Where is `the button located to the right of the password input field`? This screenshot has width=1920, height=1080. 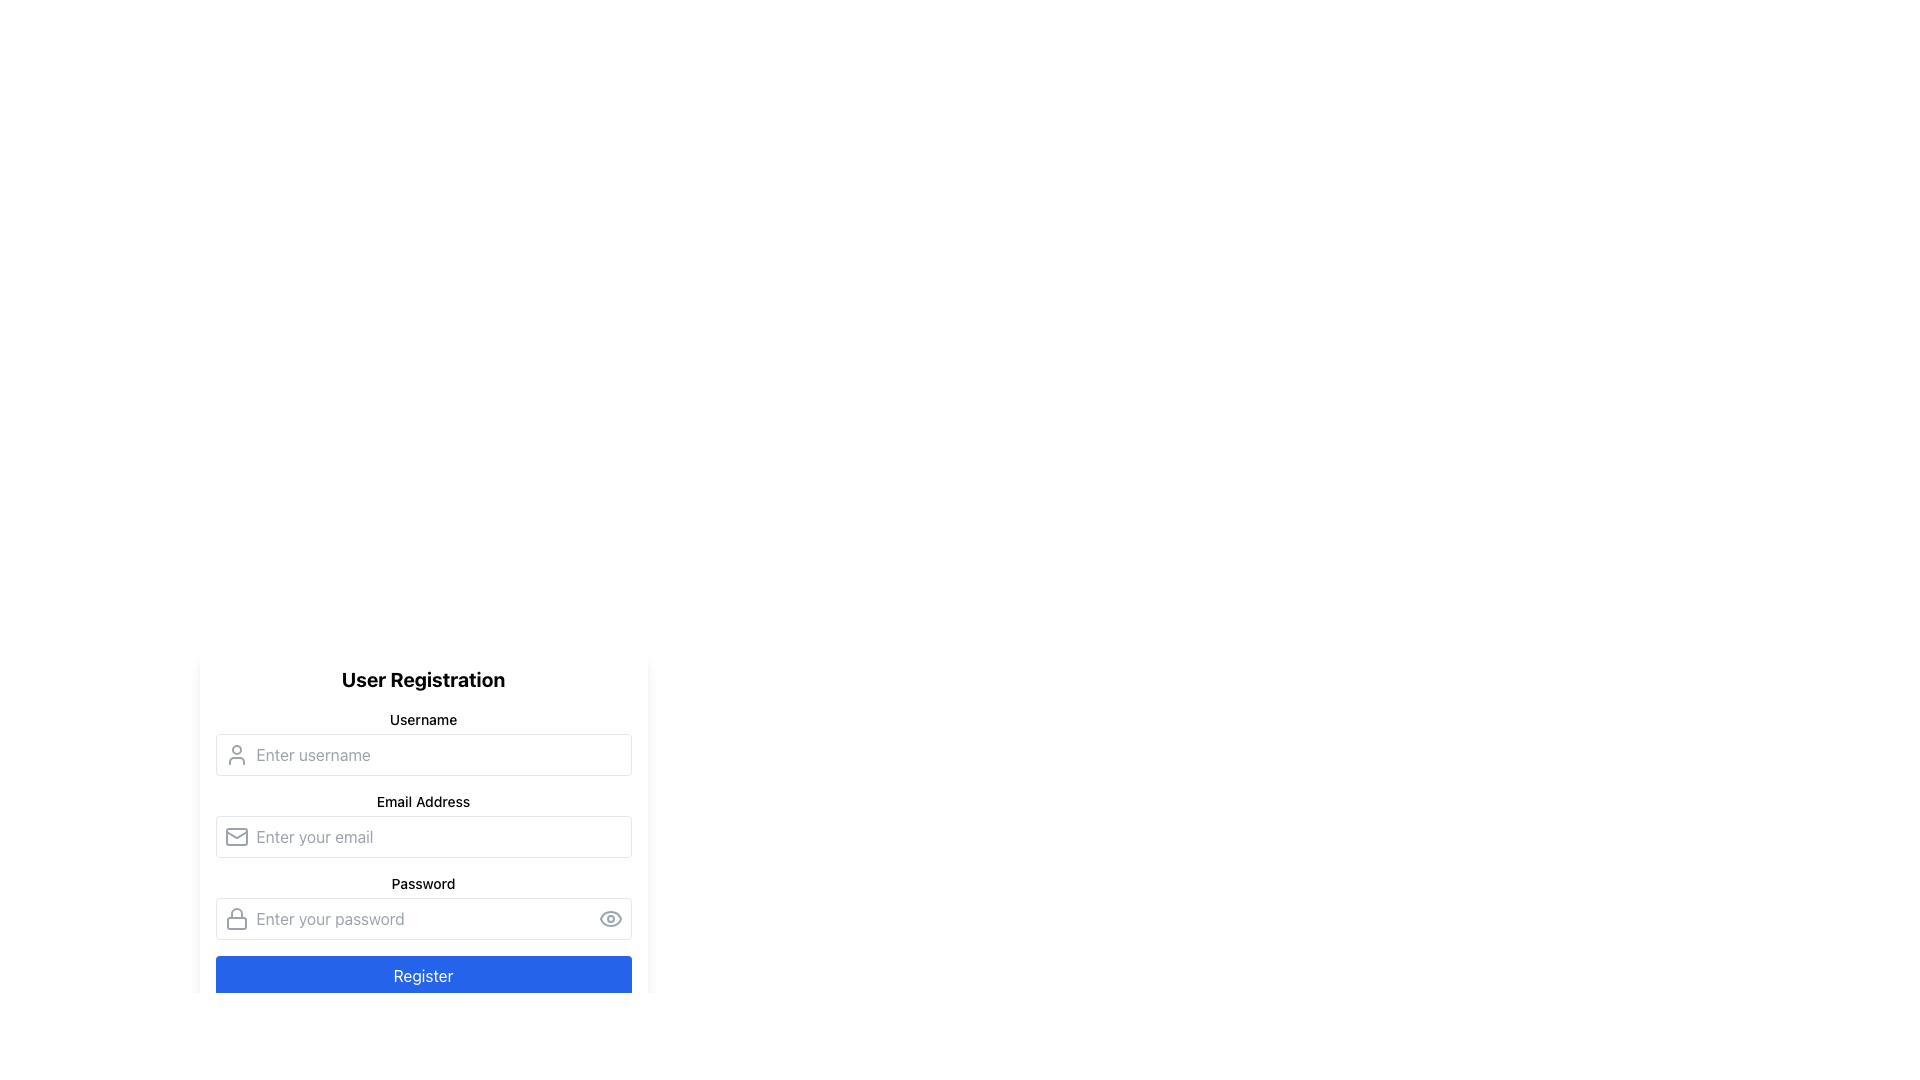
the button located to the right of the password input field is located at coordinates (609, 918).